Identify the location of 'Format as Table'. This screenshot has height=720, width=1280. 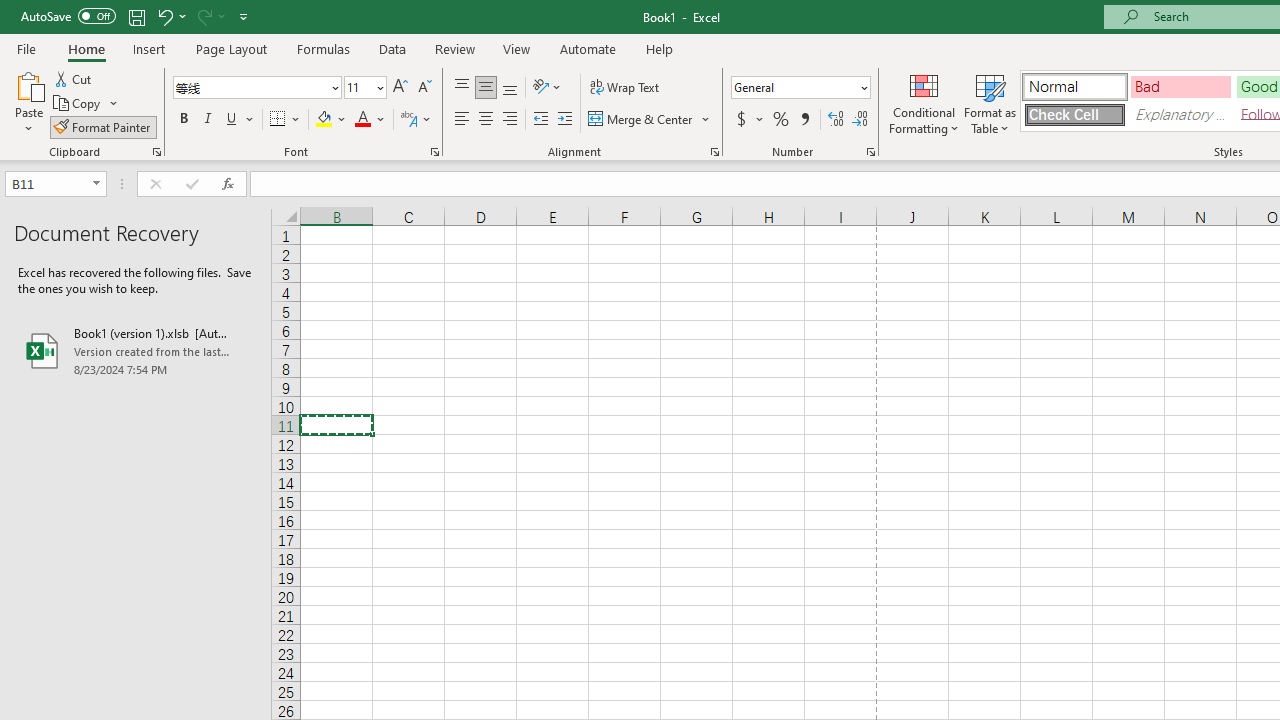
(990, 103).